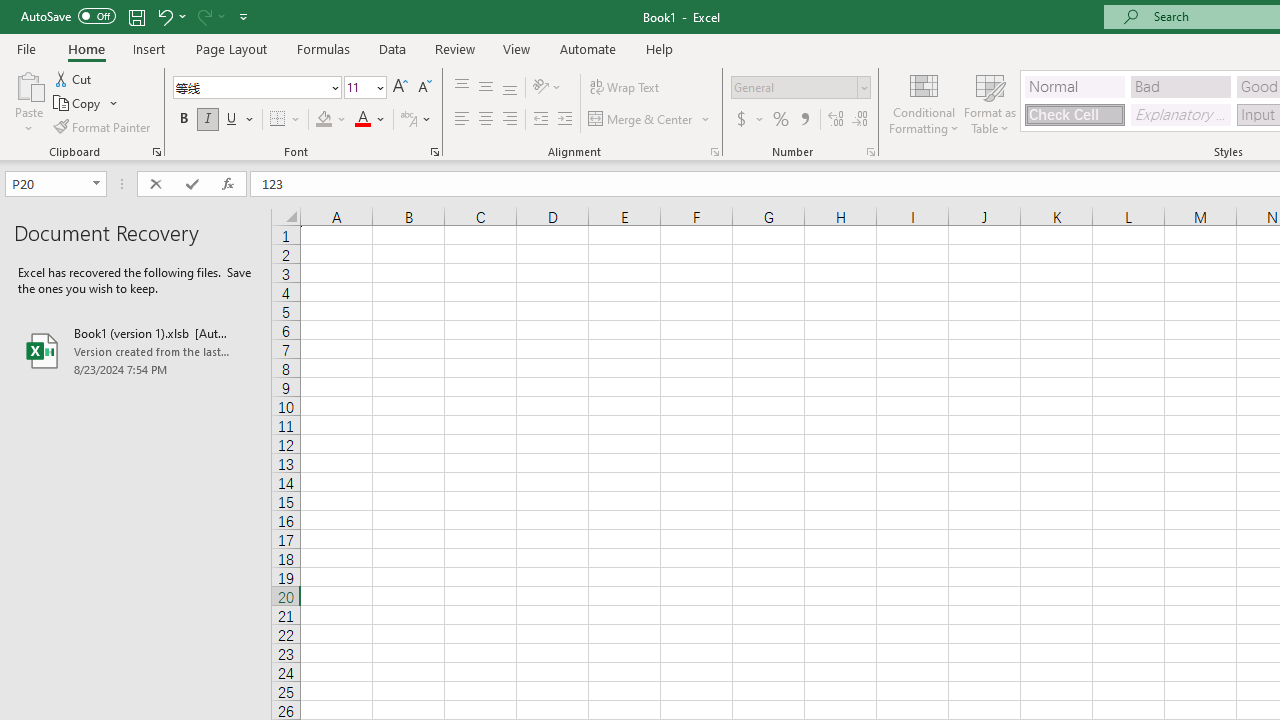  What do you see at coordinates (871, 150) in the screenshot?
I see `'Format Cell Number'` at bounding box center [871, 150].